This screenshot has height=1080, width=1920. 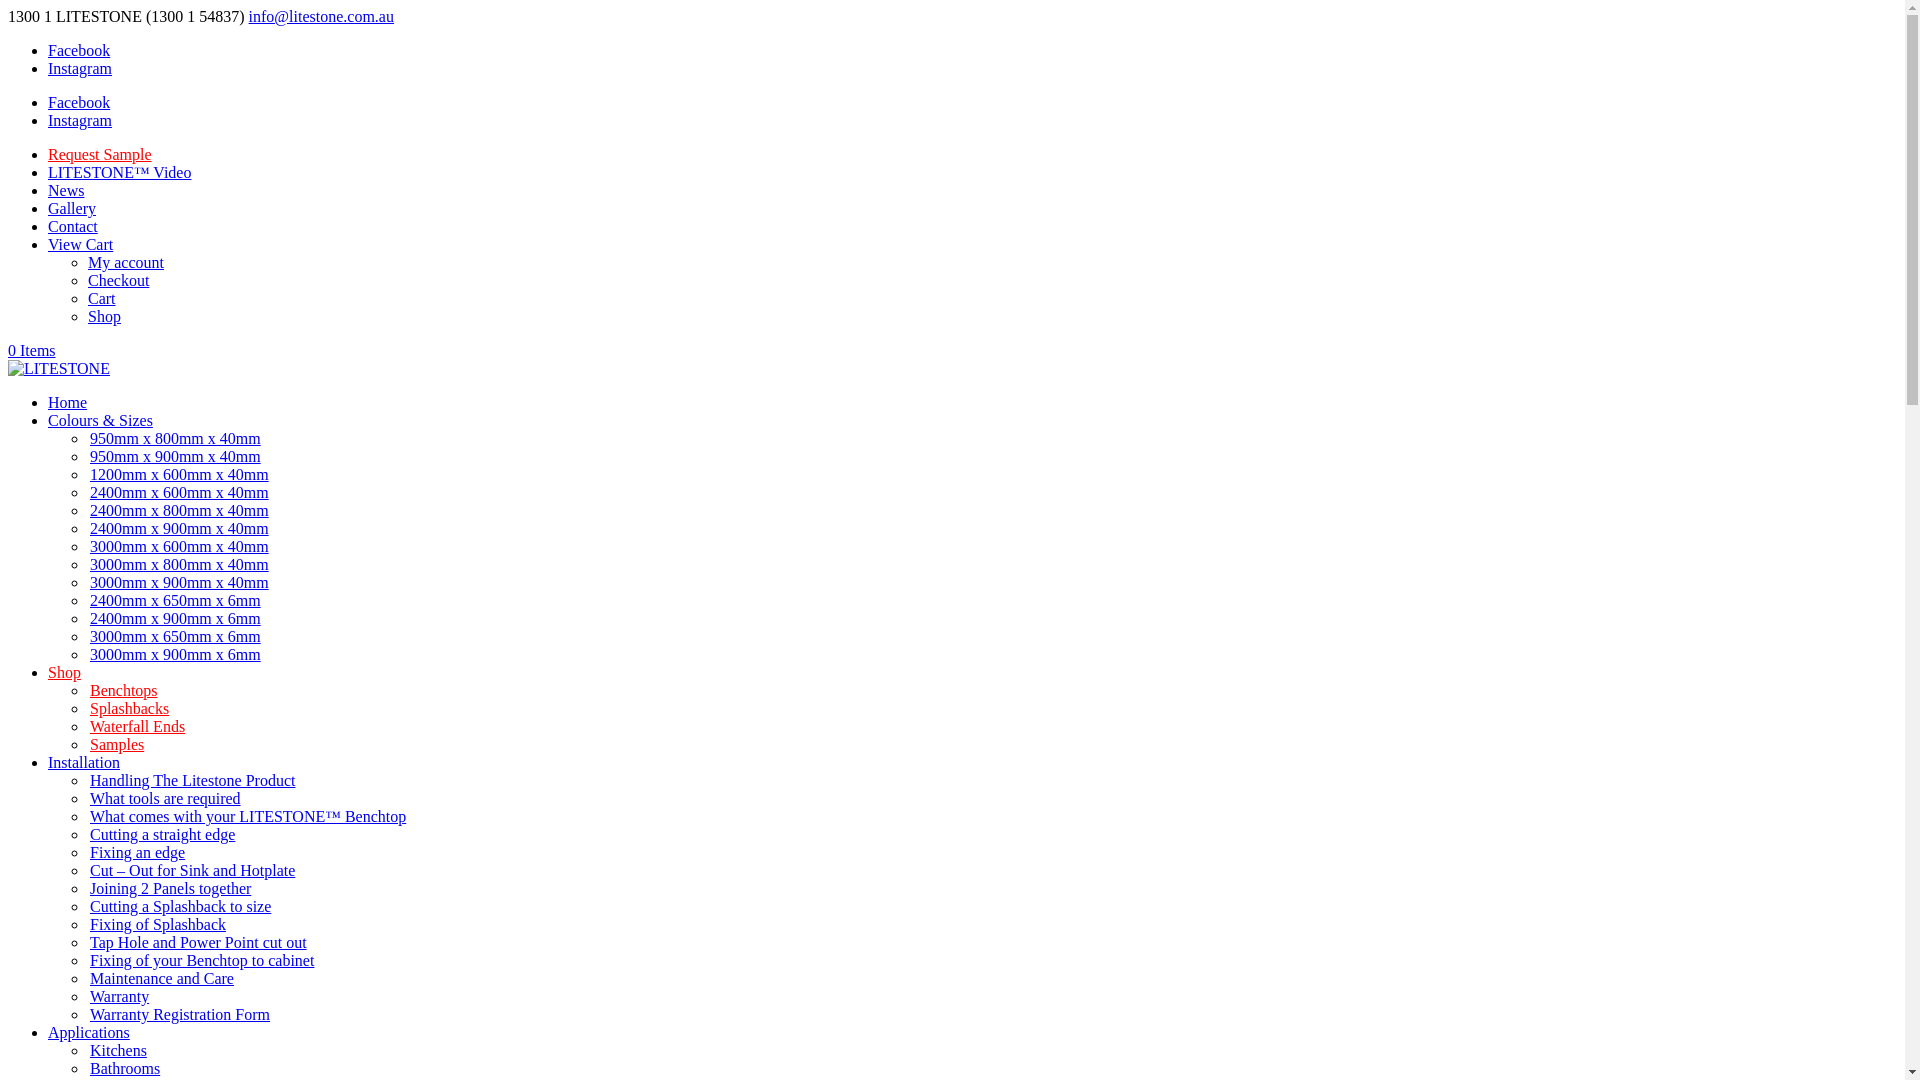 What do you see at coordinates (118, 996) in the screenshot?
I see `'Warranty'` at bounding box center [118, 996].